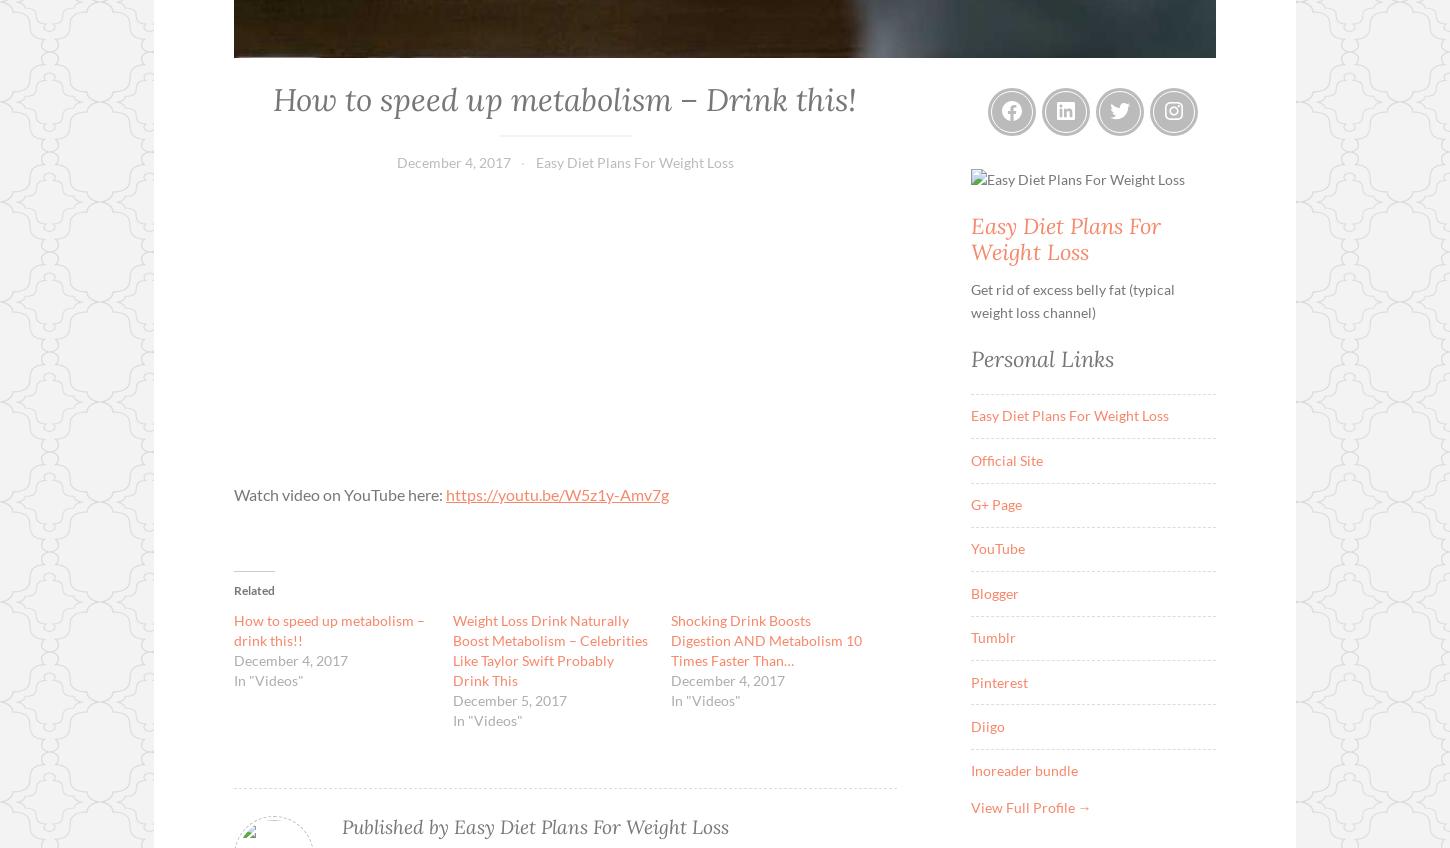  I want to click on 'Related', so click(254, 590).